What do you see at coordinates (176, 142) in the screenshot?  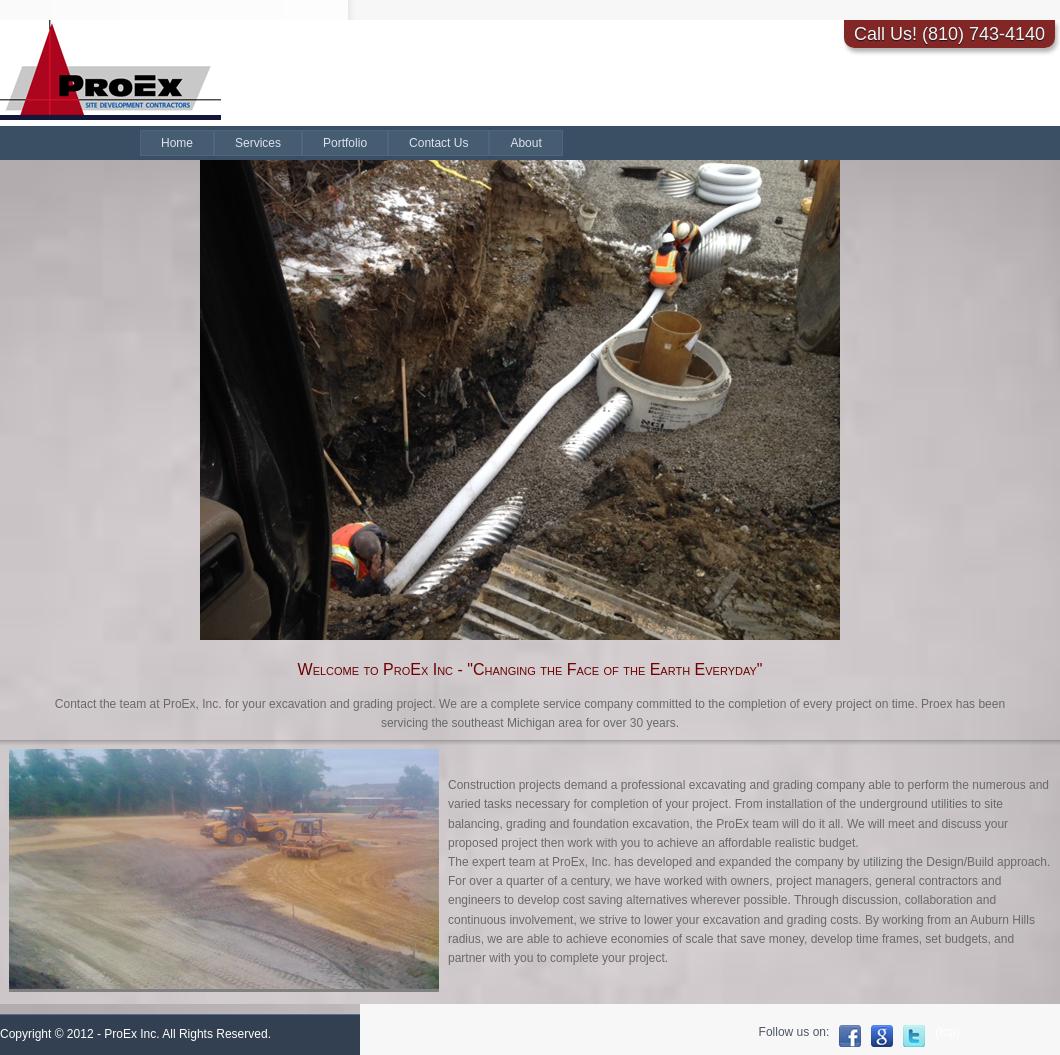 I see `'Home'` at bounding box center [176, 142].